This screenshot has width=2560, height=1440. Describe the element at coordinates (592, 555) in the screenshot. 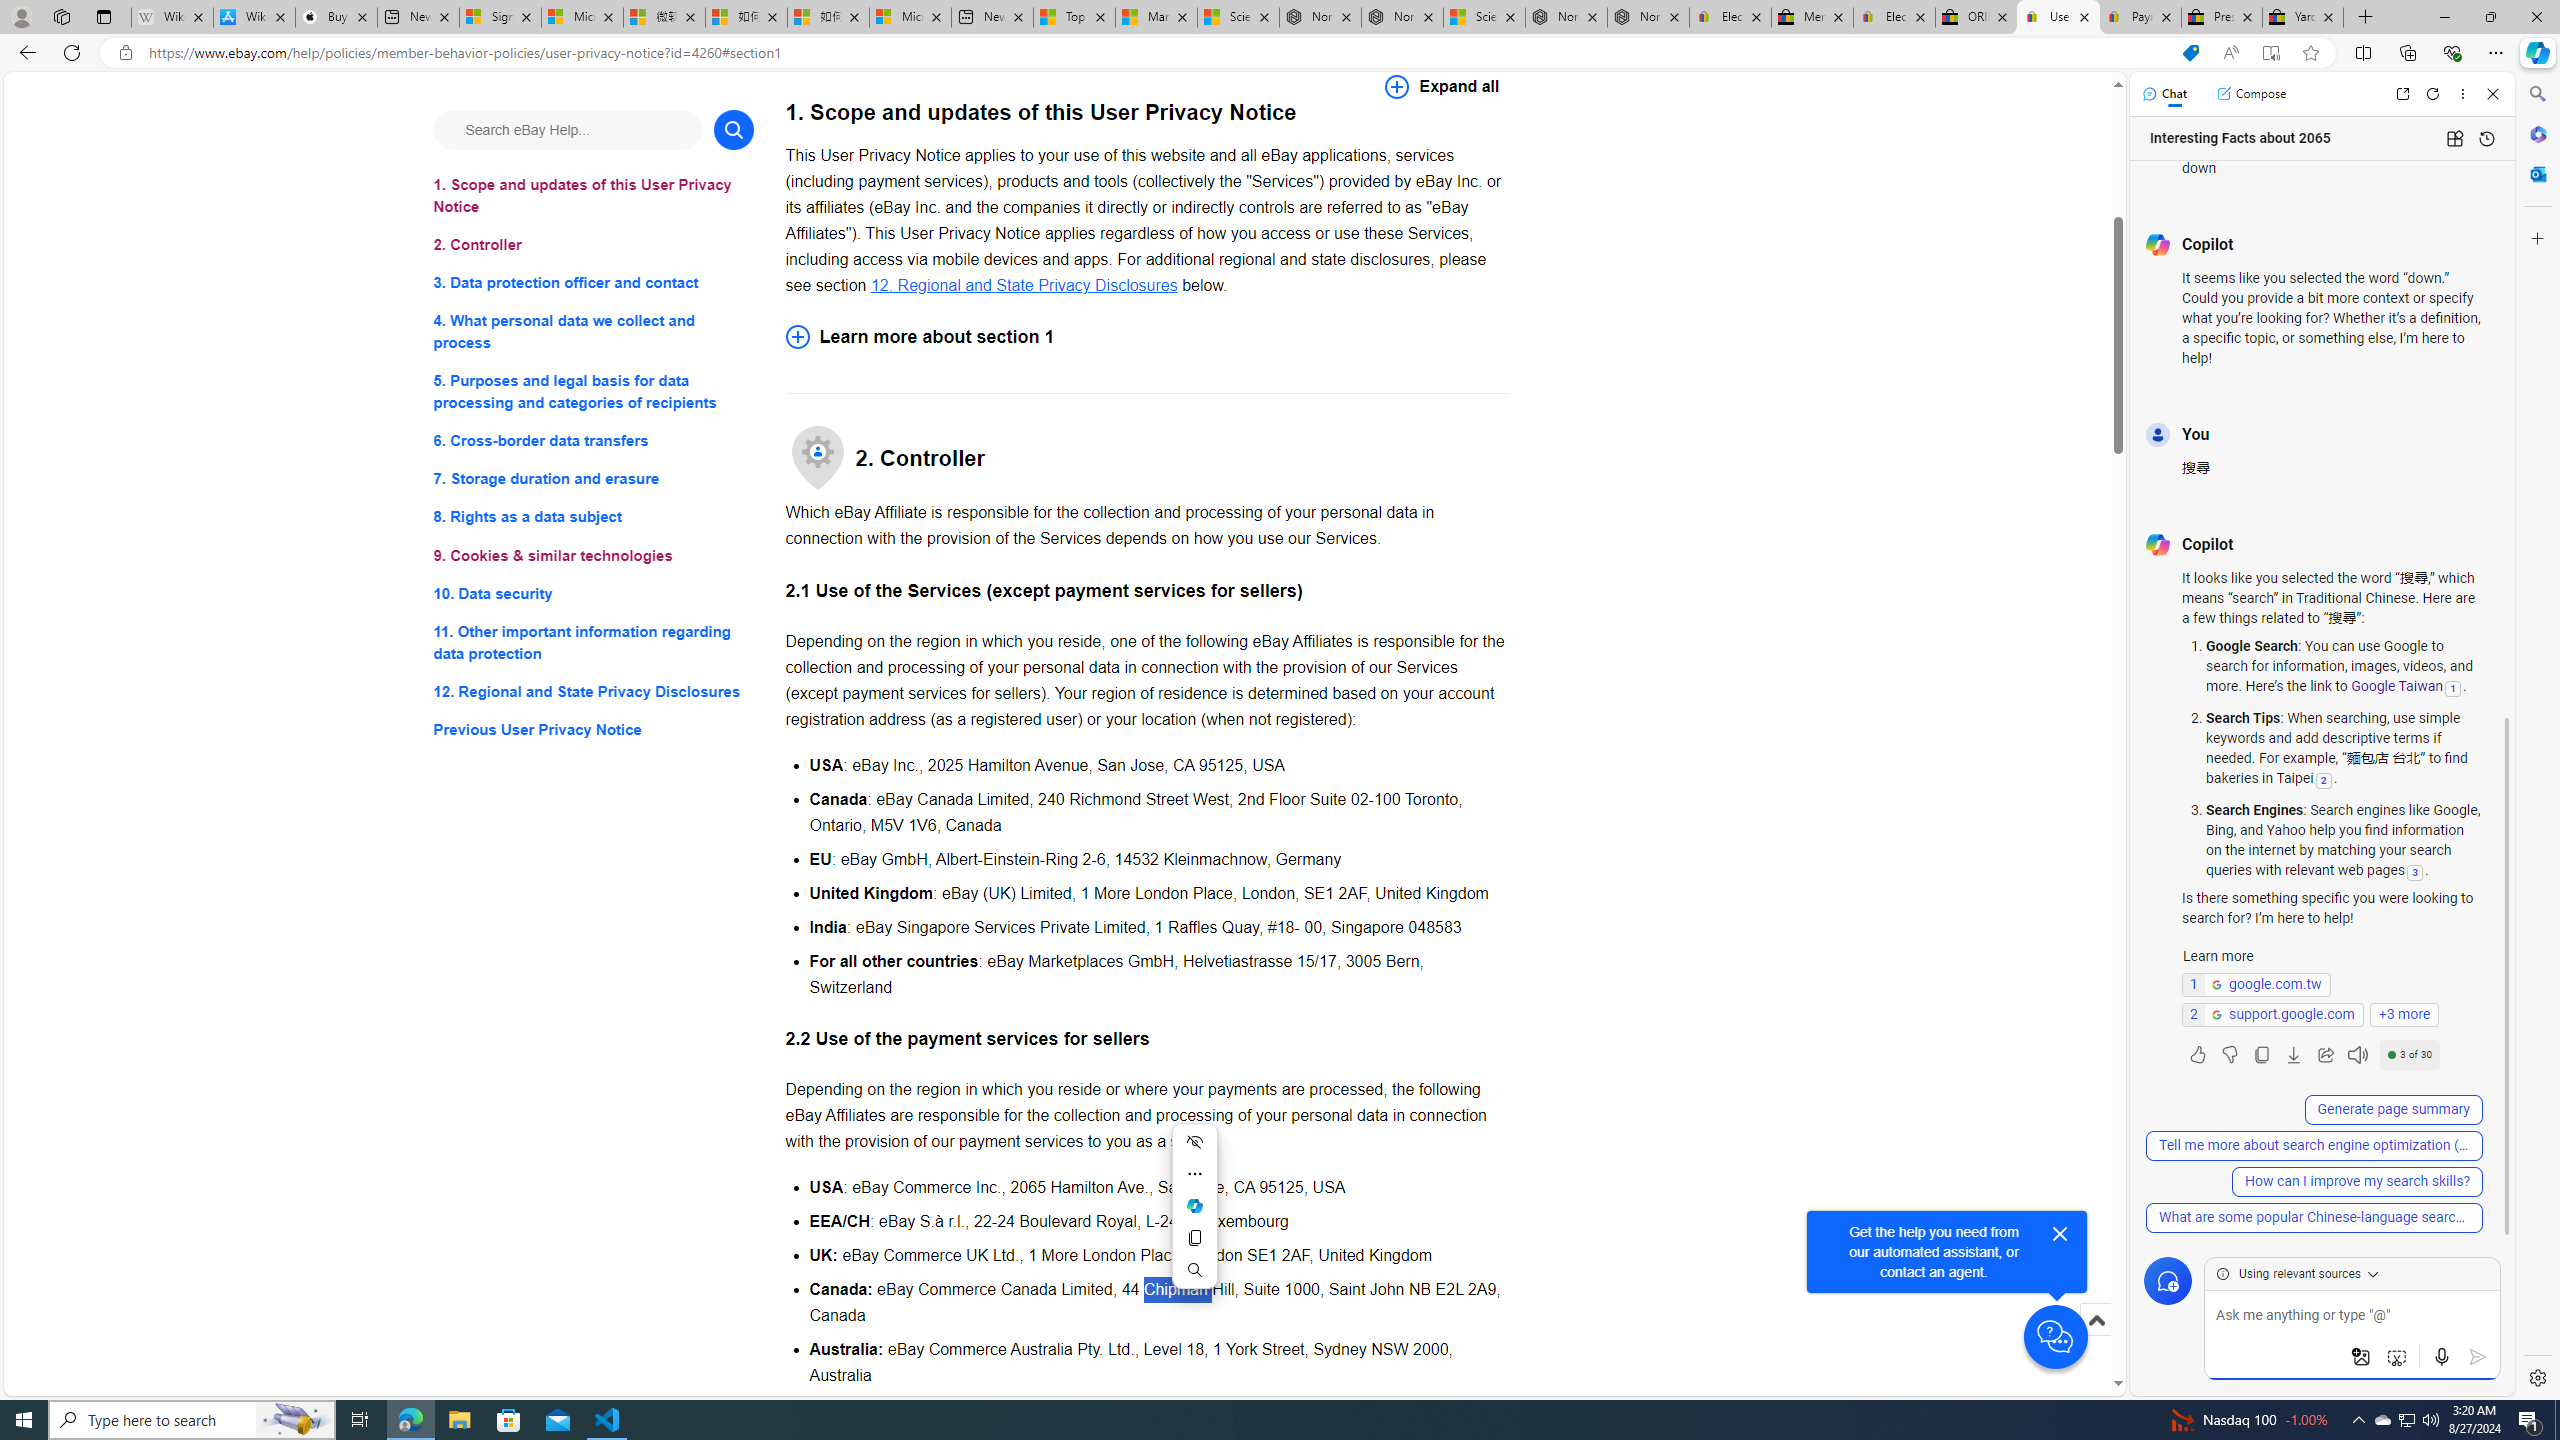

I see `'9. Cookies & similar technologies'` at that location.